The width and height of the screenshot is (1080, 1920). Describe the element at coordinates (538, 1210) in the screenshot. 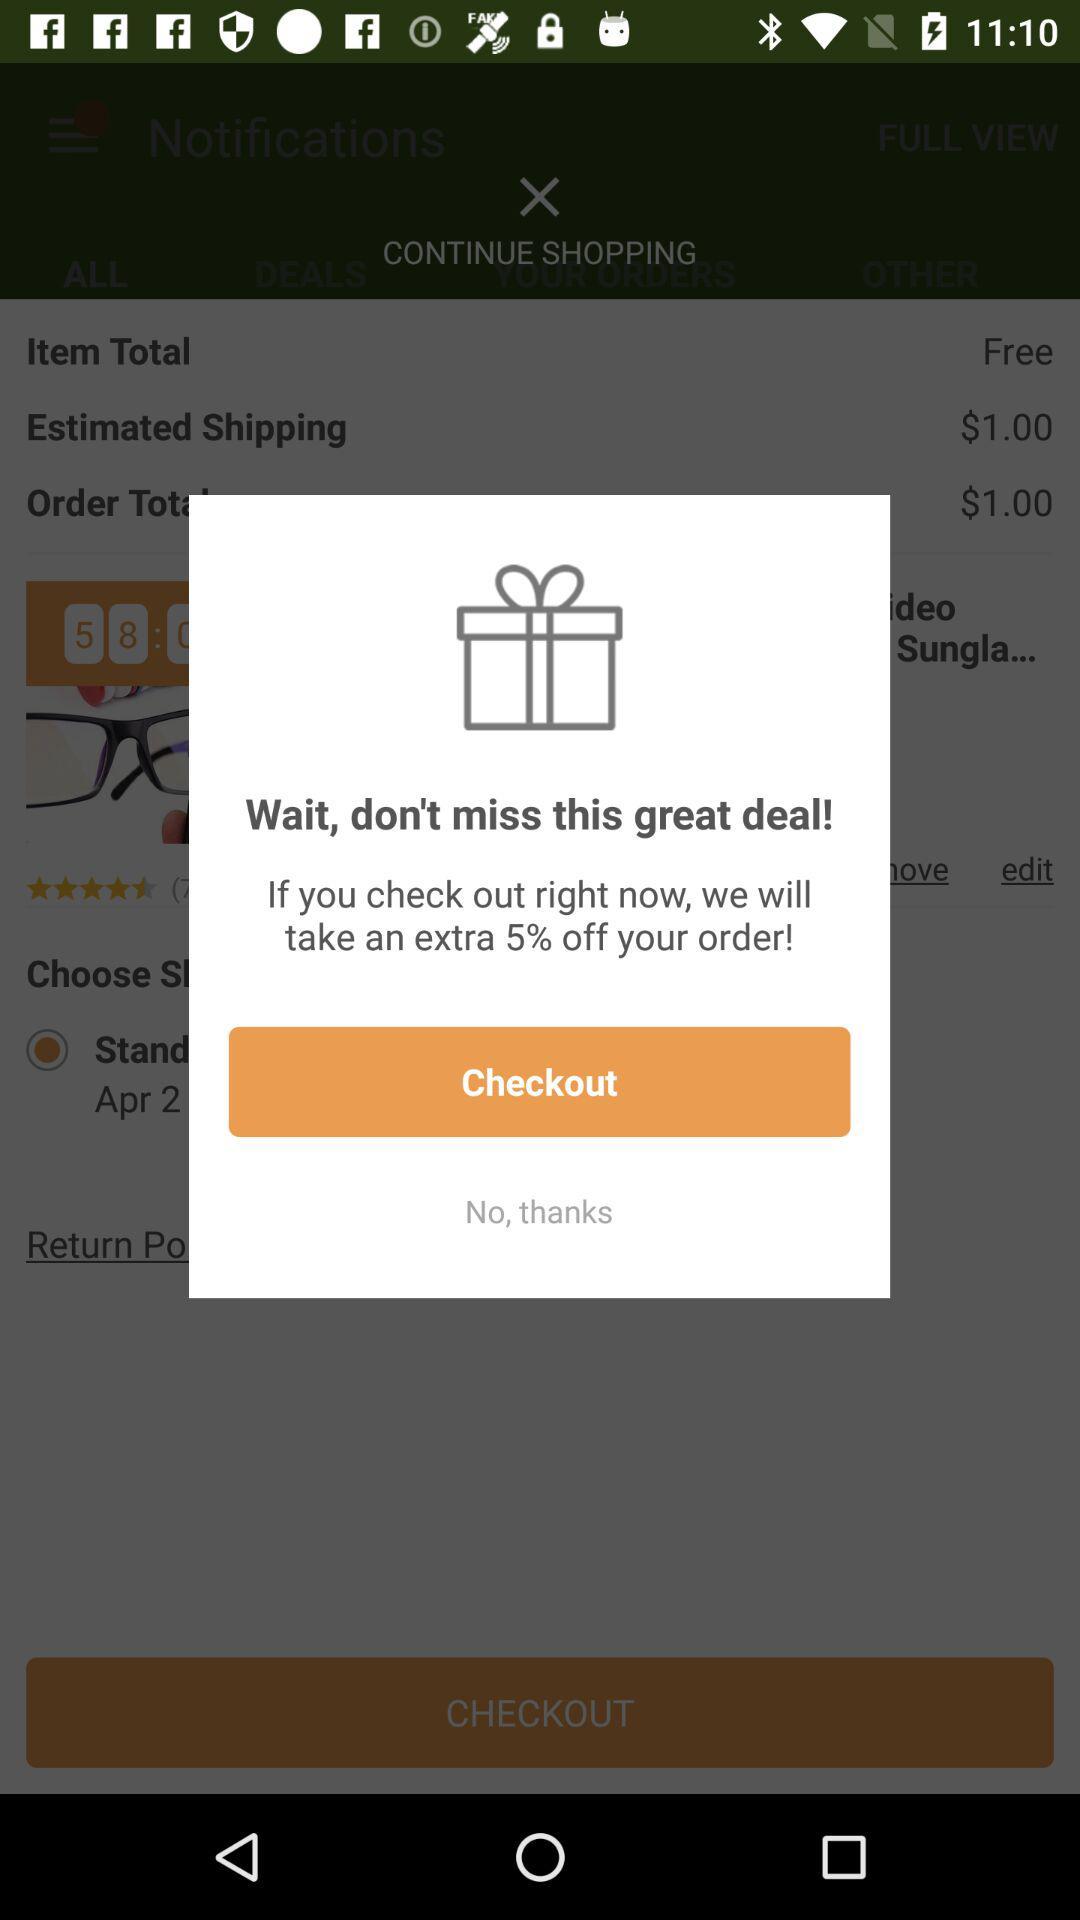

I see `the item below the checkout icon` at that location.